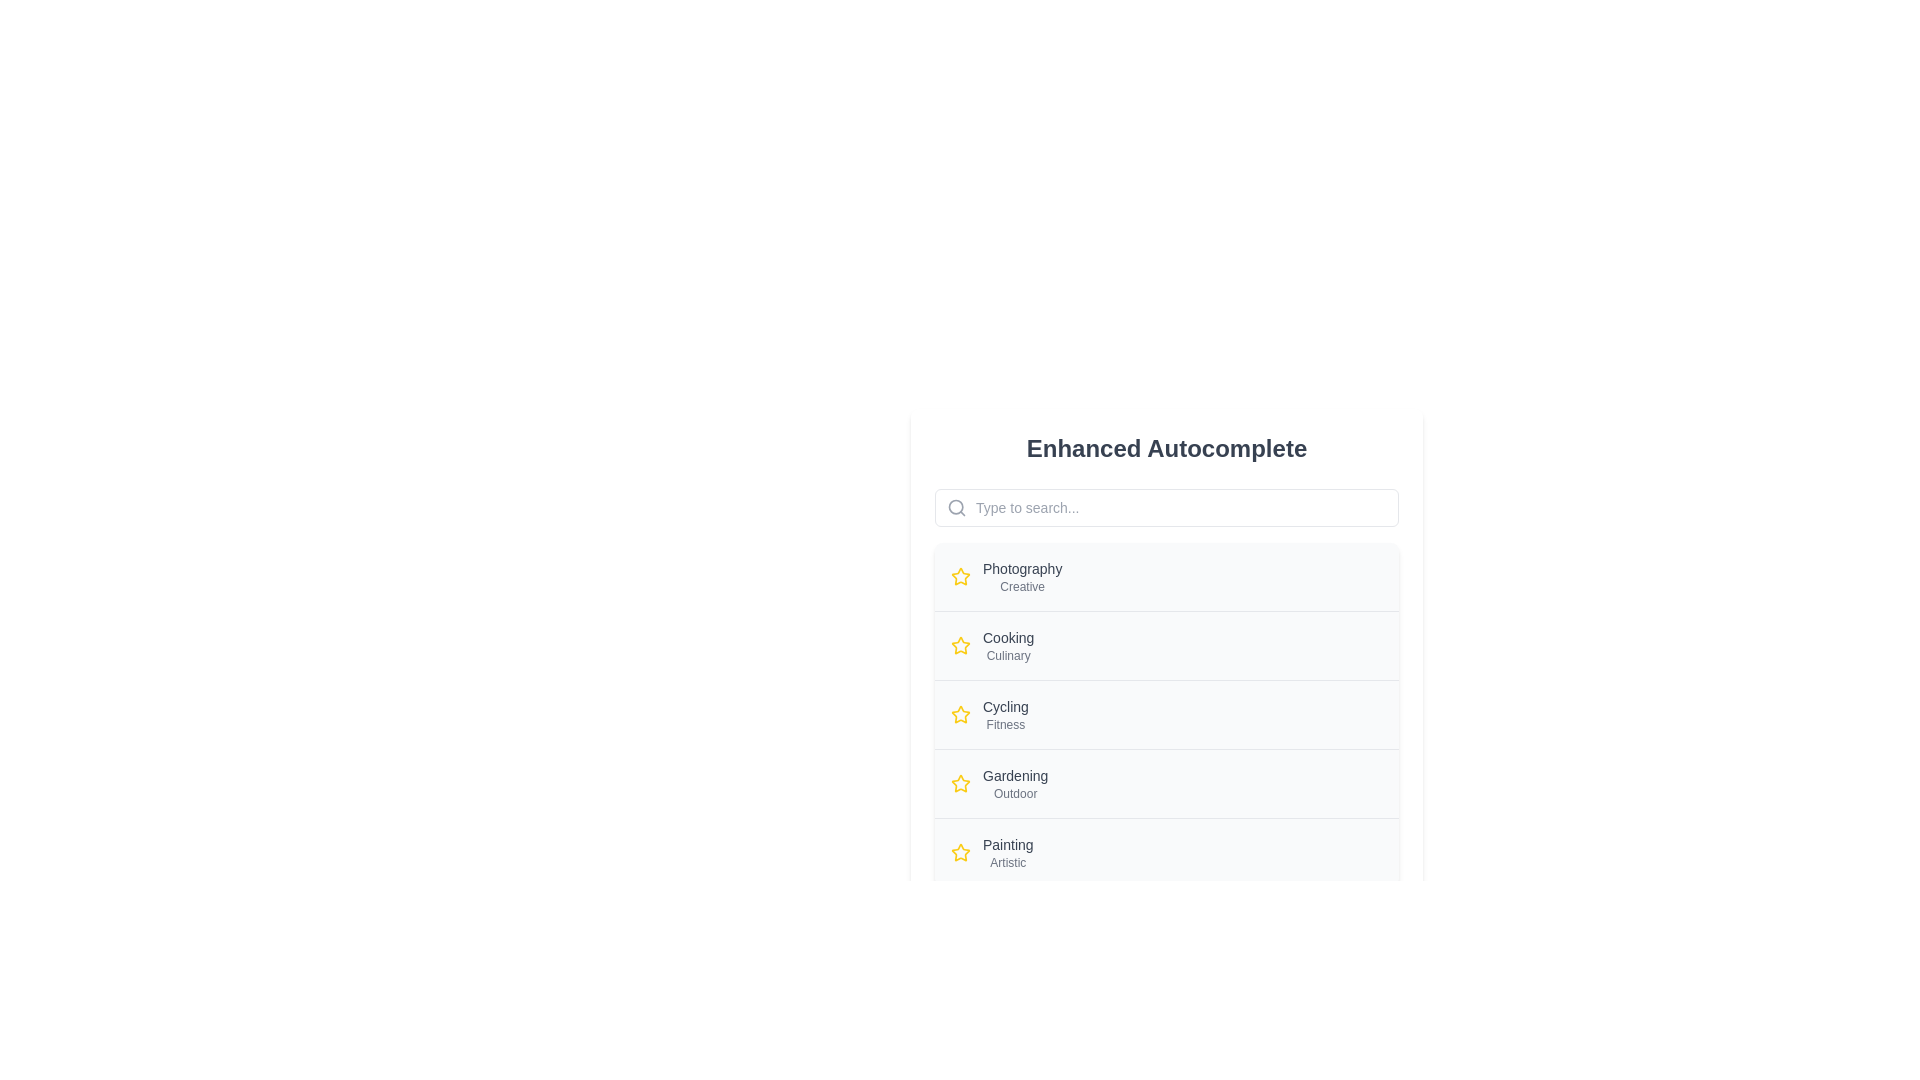 The height and width of the screenshot is (1080, 1920). Describe the element at coordinates (1008, 645) in the screenshot. I see `the second item in the autocomplete suggestion box labeled 'Cooking Culinary'` at that location.